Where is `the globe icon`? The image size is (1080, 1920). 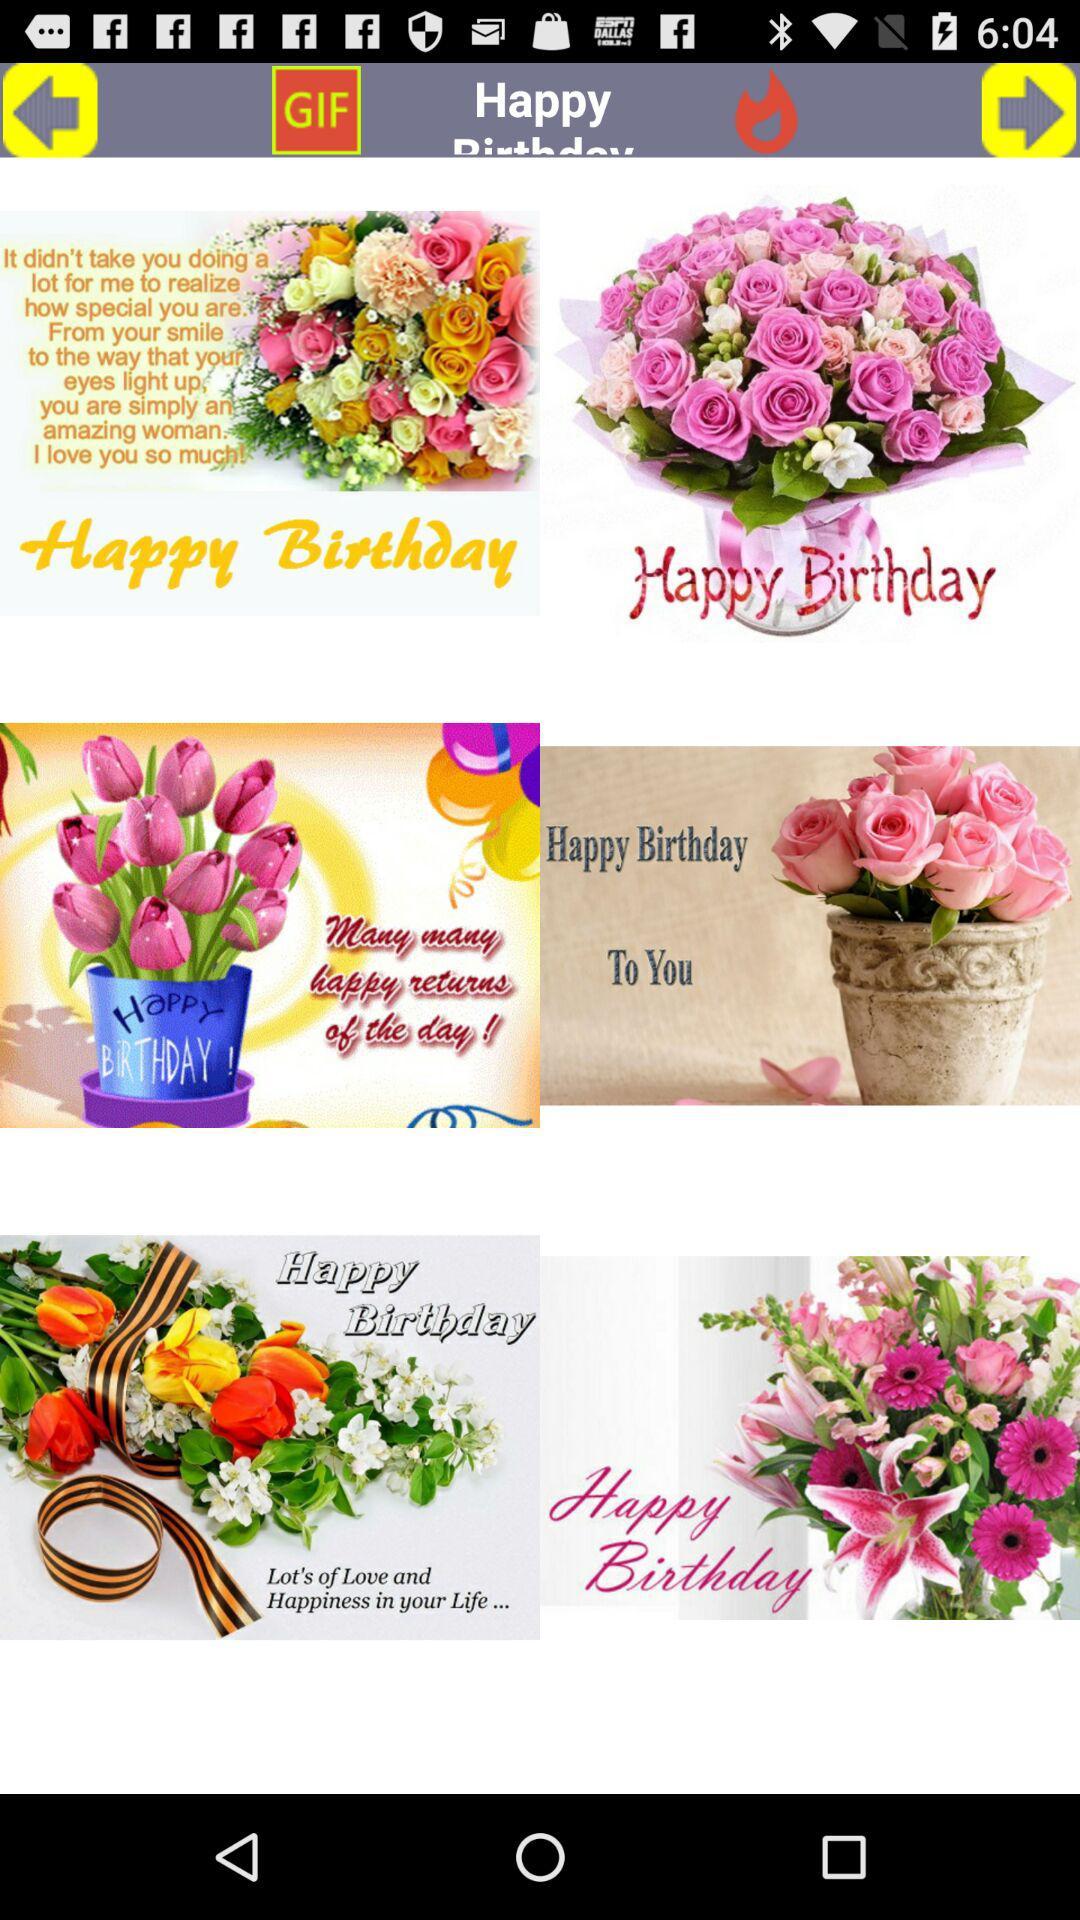
the globe icon is located at coordinates (315, 117).